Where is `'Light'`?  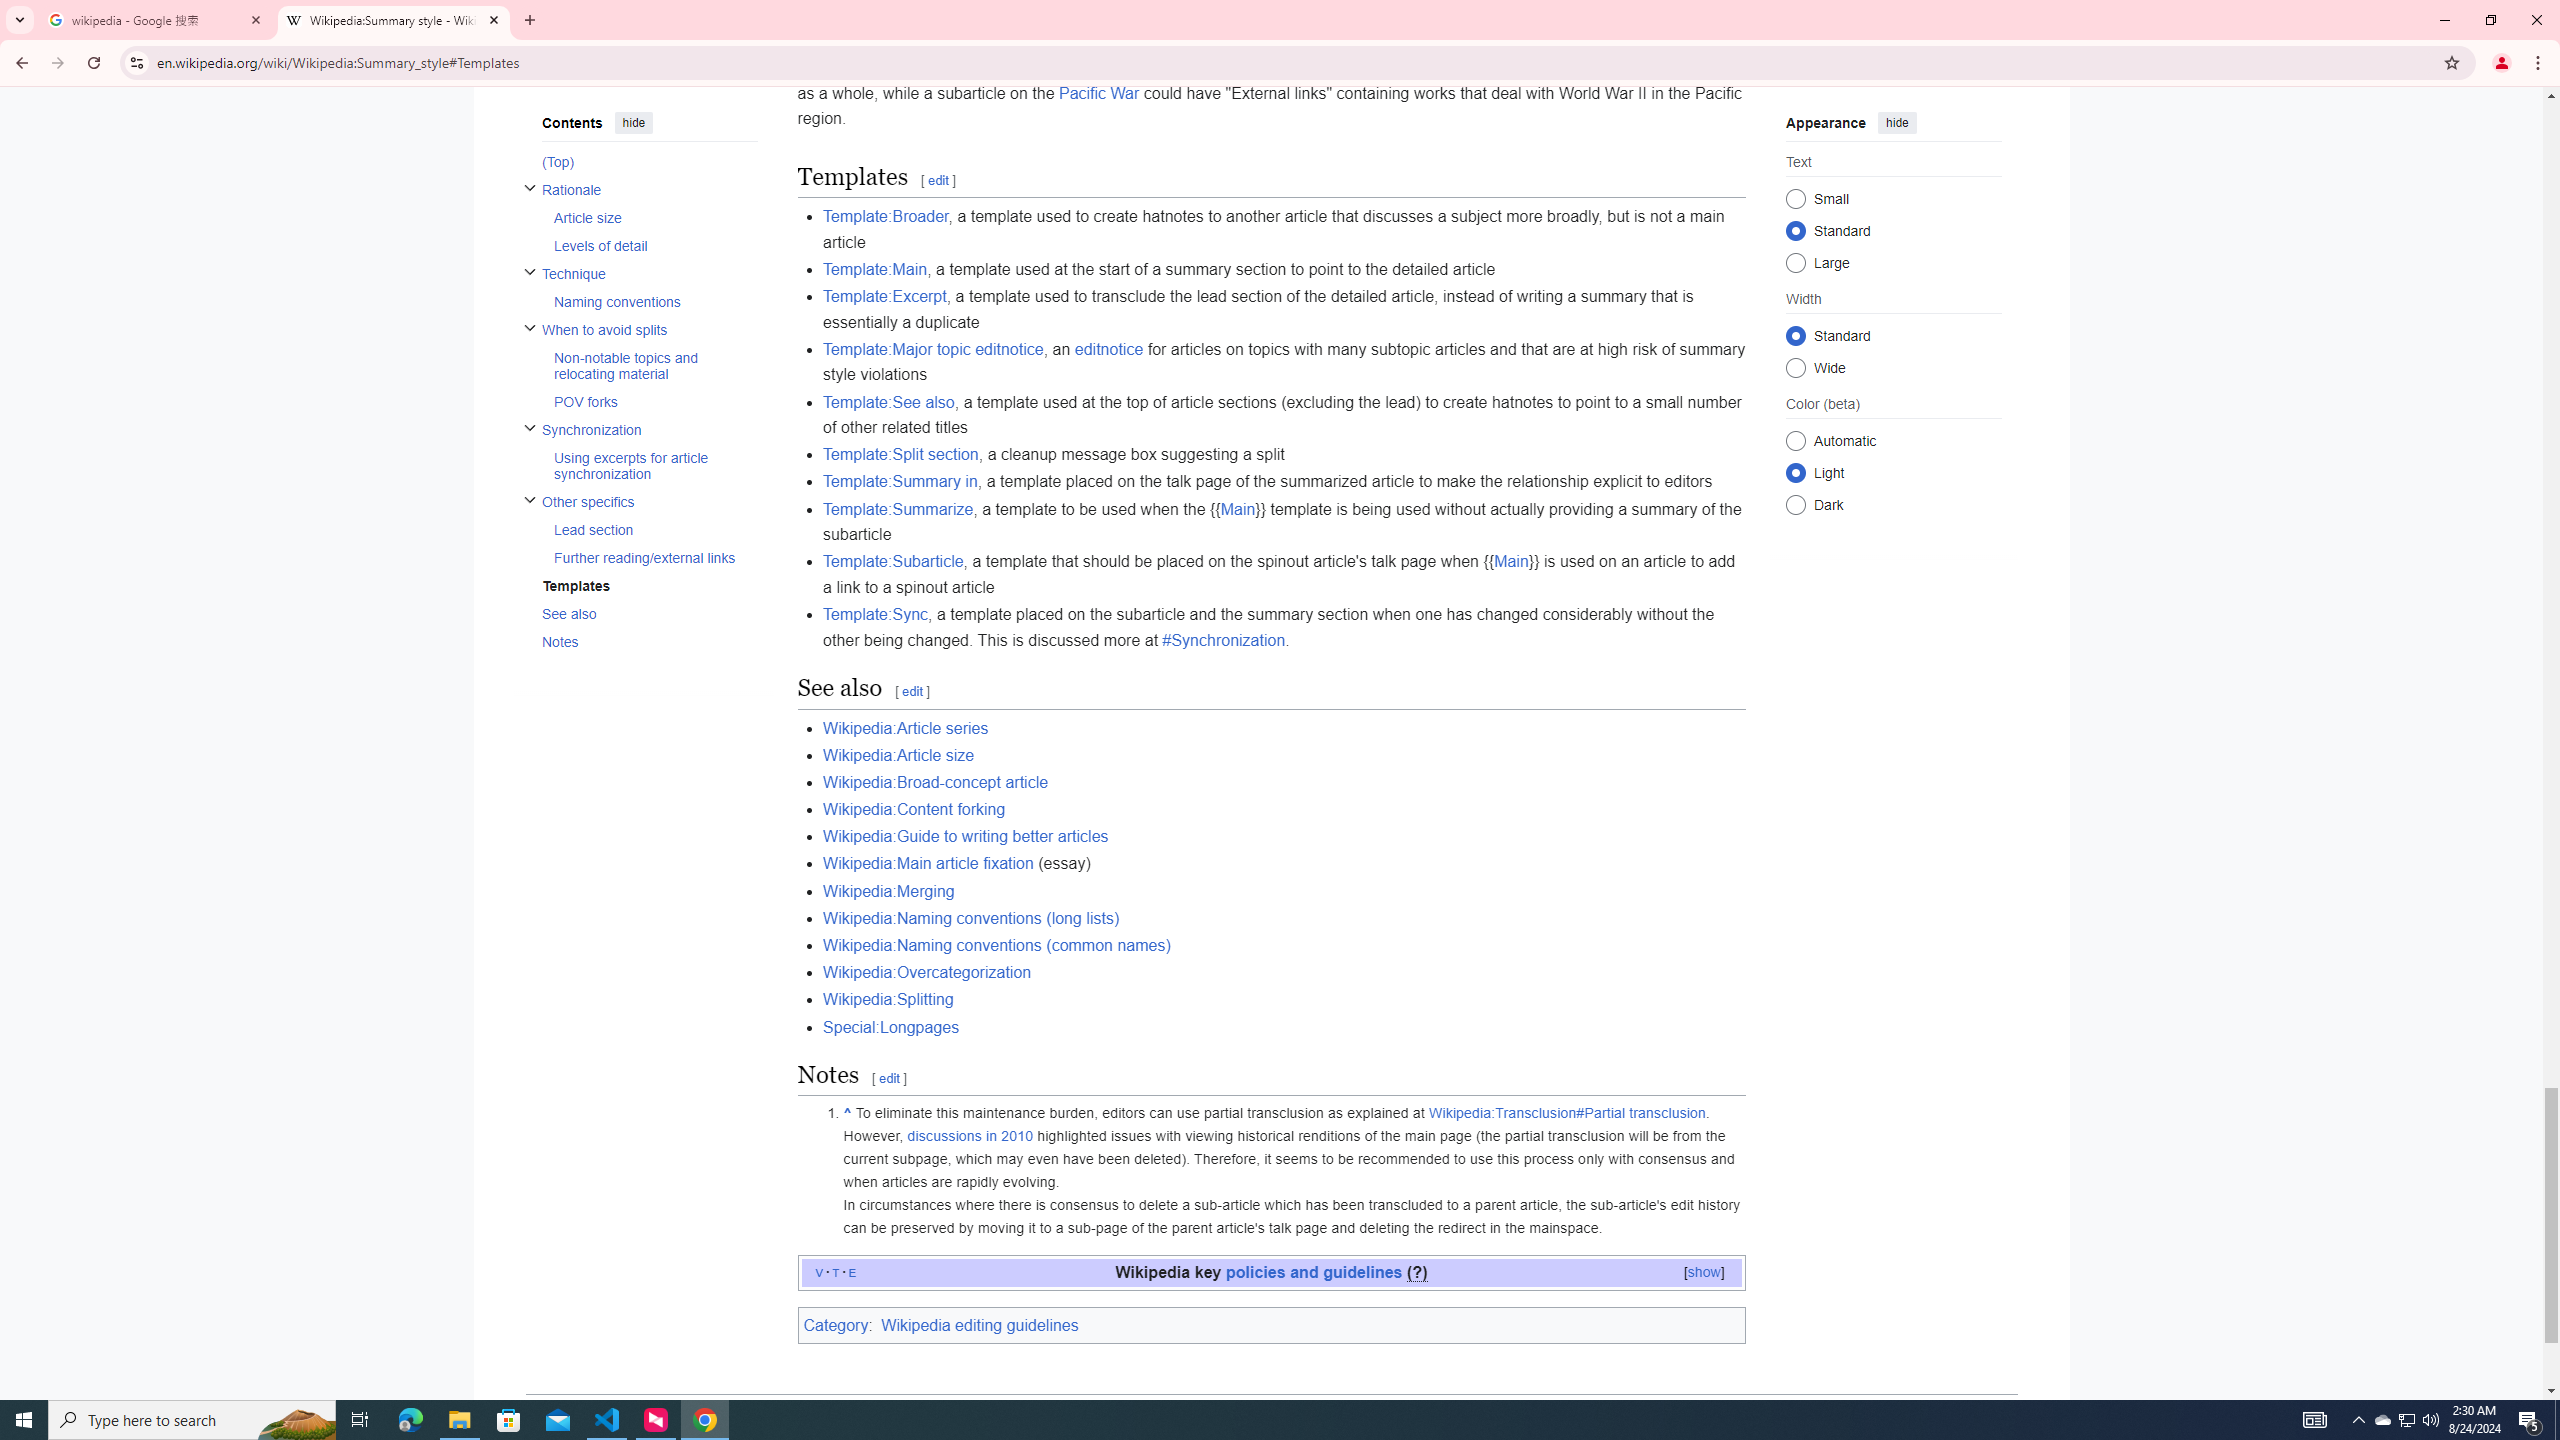 'Light' is located at coordinates (1793, 471).